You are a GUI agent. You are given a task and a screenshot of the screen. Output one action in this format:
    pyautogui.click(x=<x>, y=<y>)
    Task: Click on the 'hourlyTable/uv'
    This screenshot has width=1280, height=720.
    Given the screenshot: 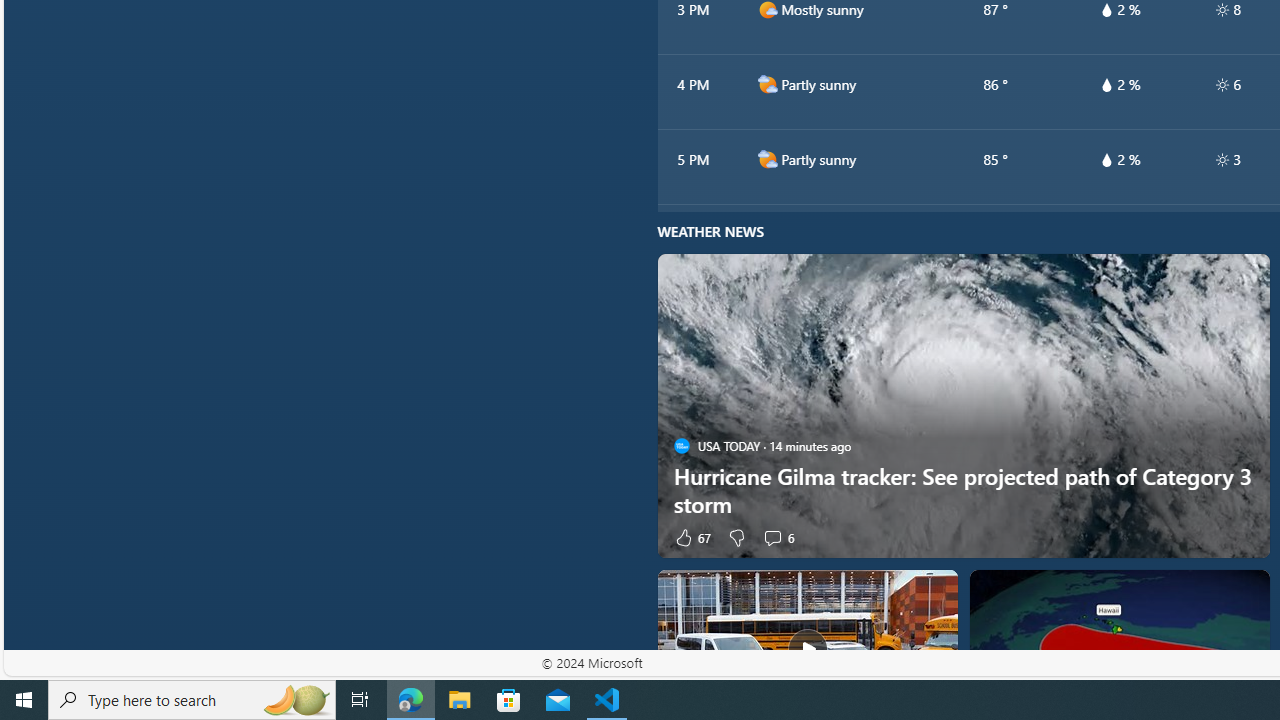 What is the action you would take?
    pyautogui.click(x=1221, y=158)
    